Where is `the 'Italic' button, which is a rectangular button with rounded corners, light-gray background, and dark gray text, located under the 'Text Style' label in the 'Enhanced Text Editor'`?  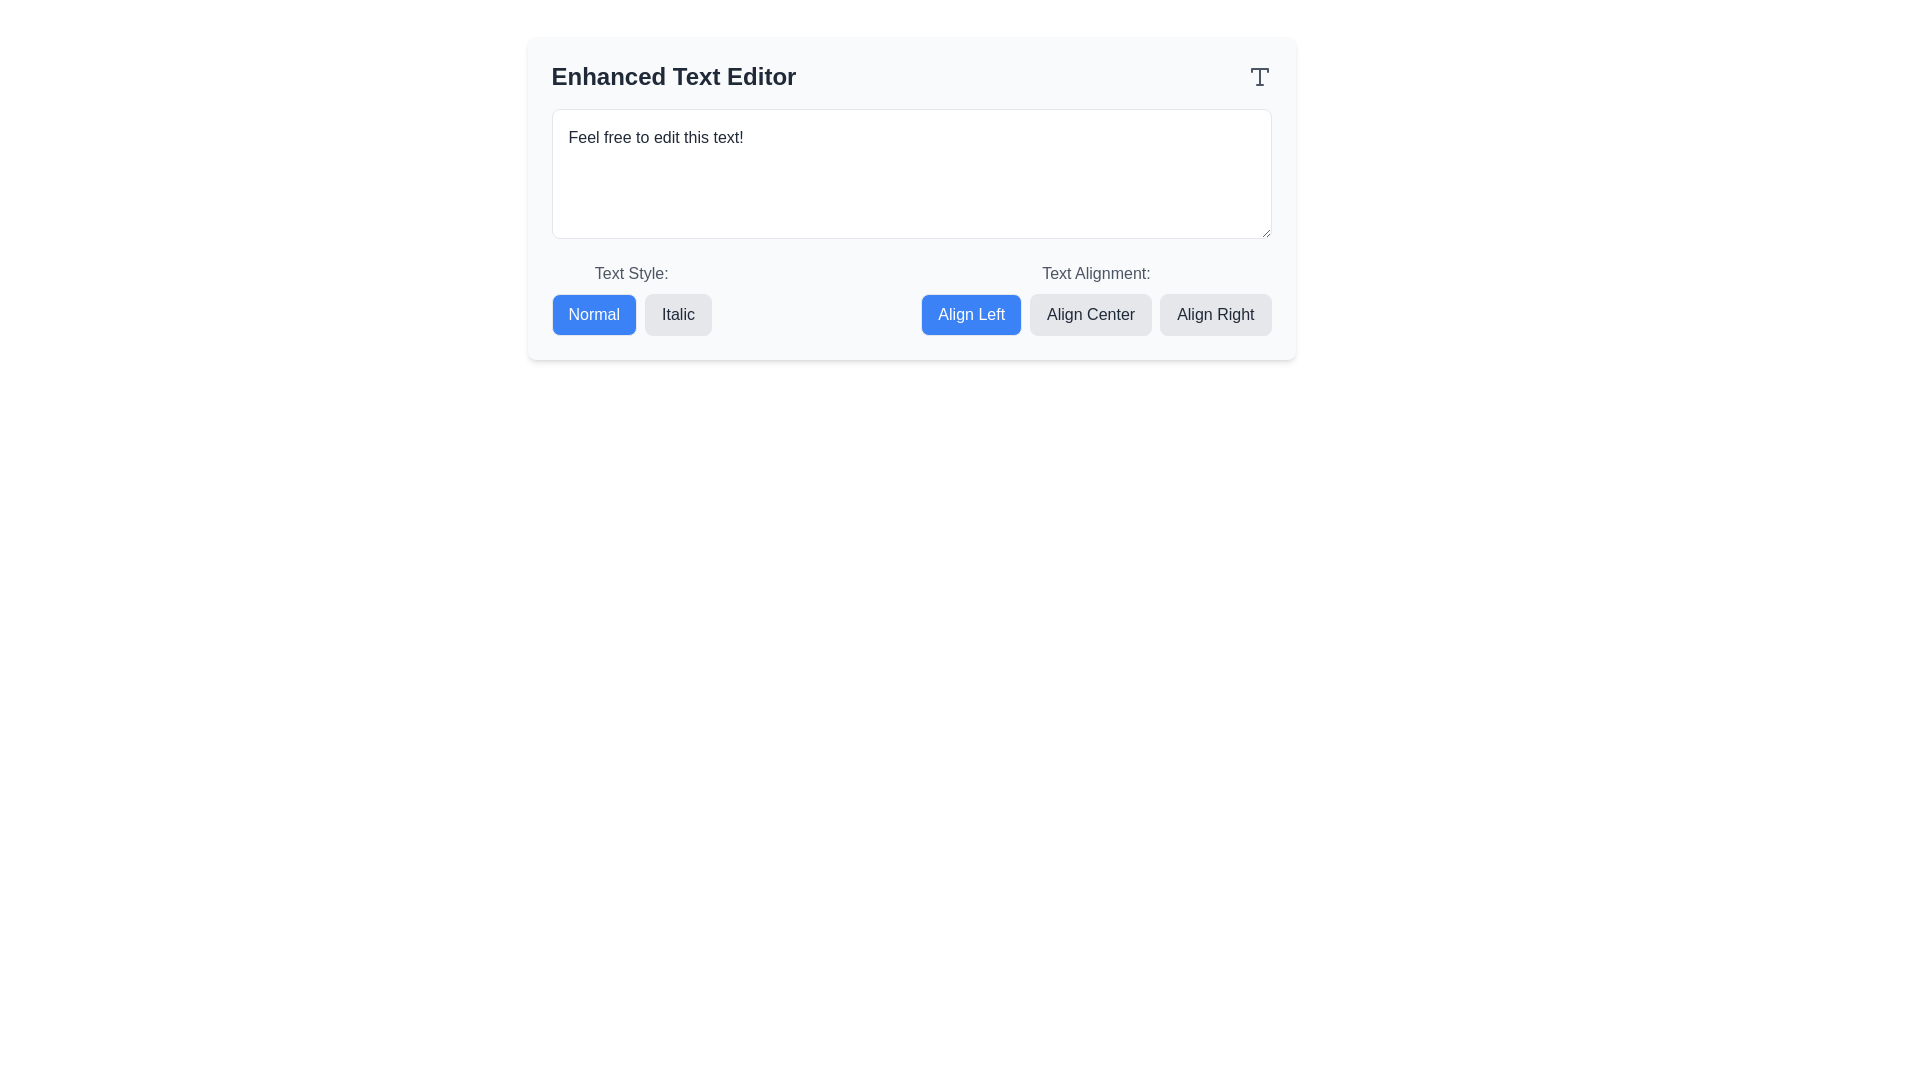 the 'Italic' button, which is a rectangular button with rounded corners, light-gray background, and dark gray text, located under the 'Text Style' label in the 'Enhanced Text Editor' is located at coordinates (678, 315).